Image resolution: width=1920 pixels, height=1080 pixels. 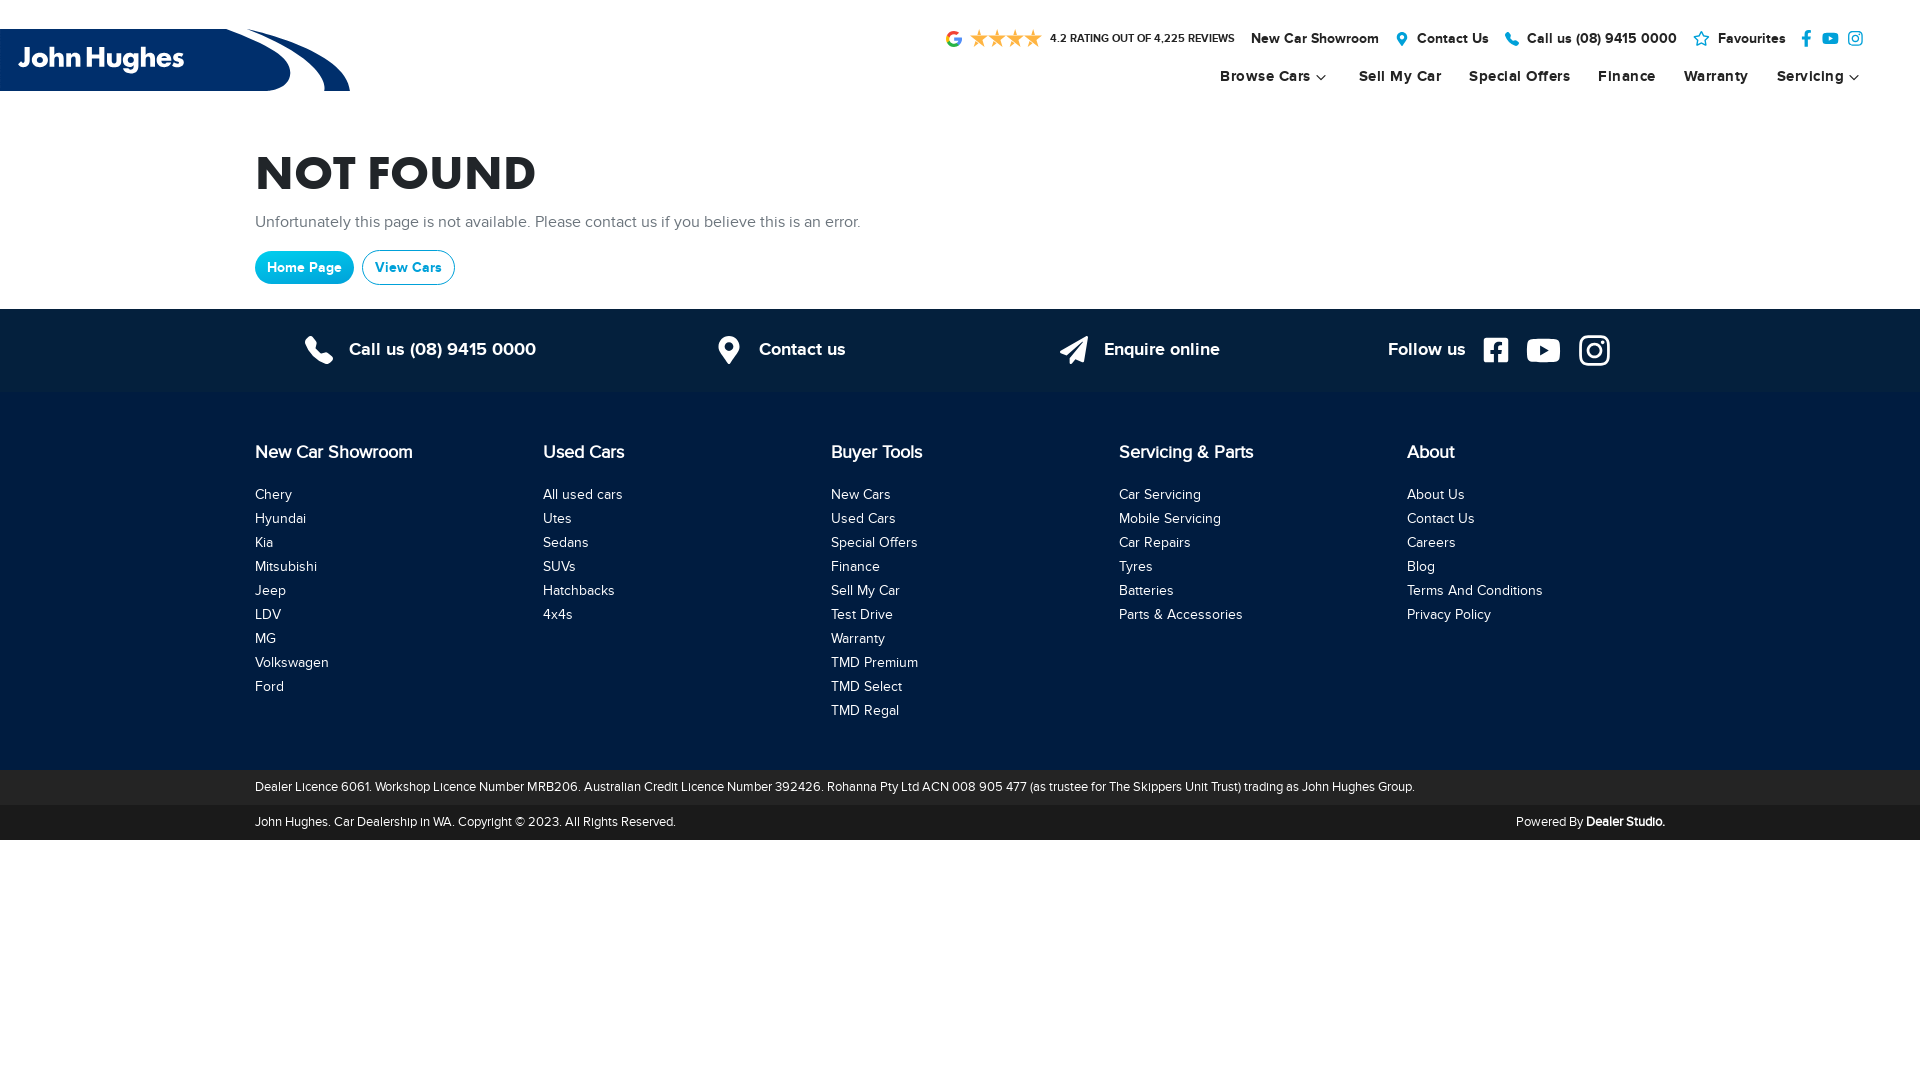 What do you see at coordinates (1744, 38) in the screenshot?
I see `'Favourites'` at bounding box center [1744, 38].